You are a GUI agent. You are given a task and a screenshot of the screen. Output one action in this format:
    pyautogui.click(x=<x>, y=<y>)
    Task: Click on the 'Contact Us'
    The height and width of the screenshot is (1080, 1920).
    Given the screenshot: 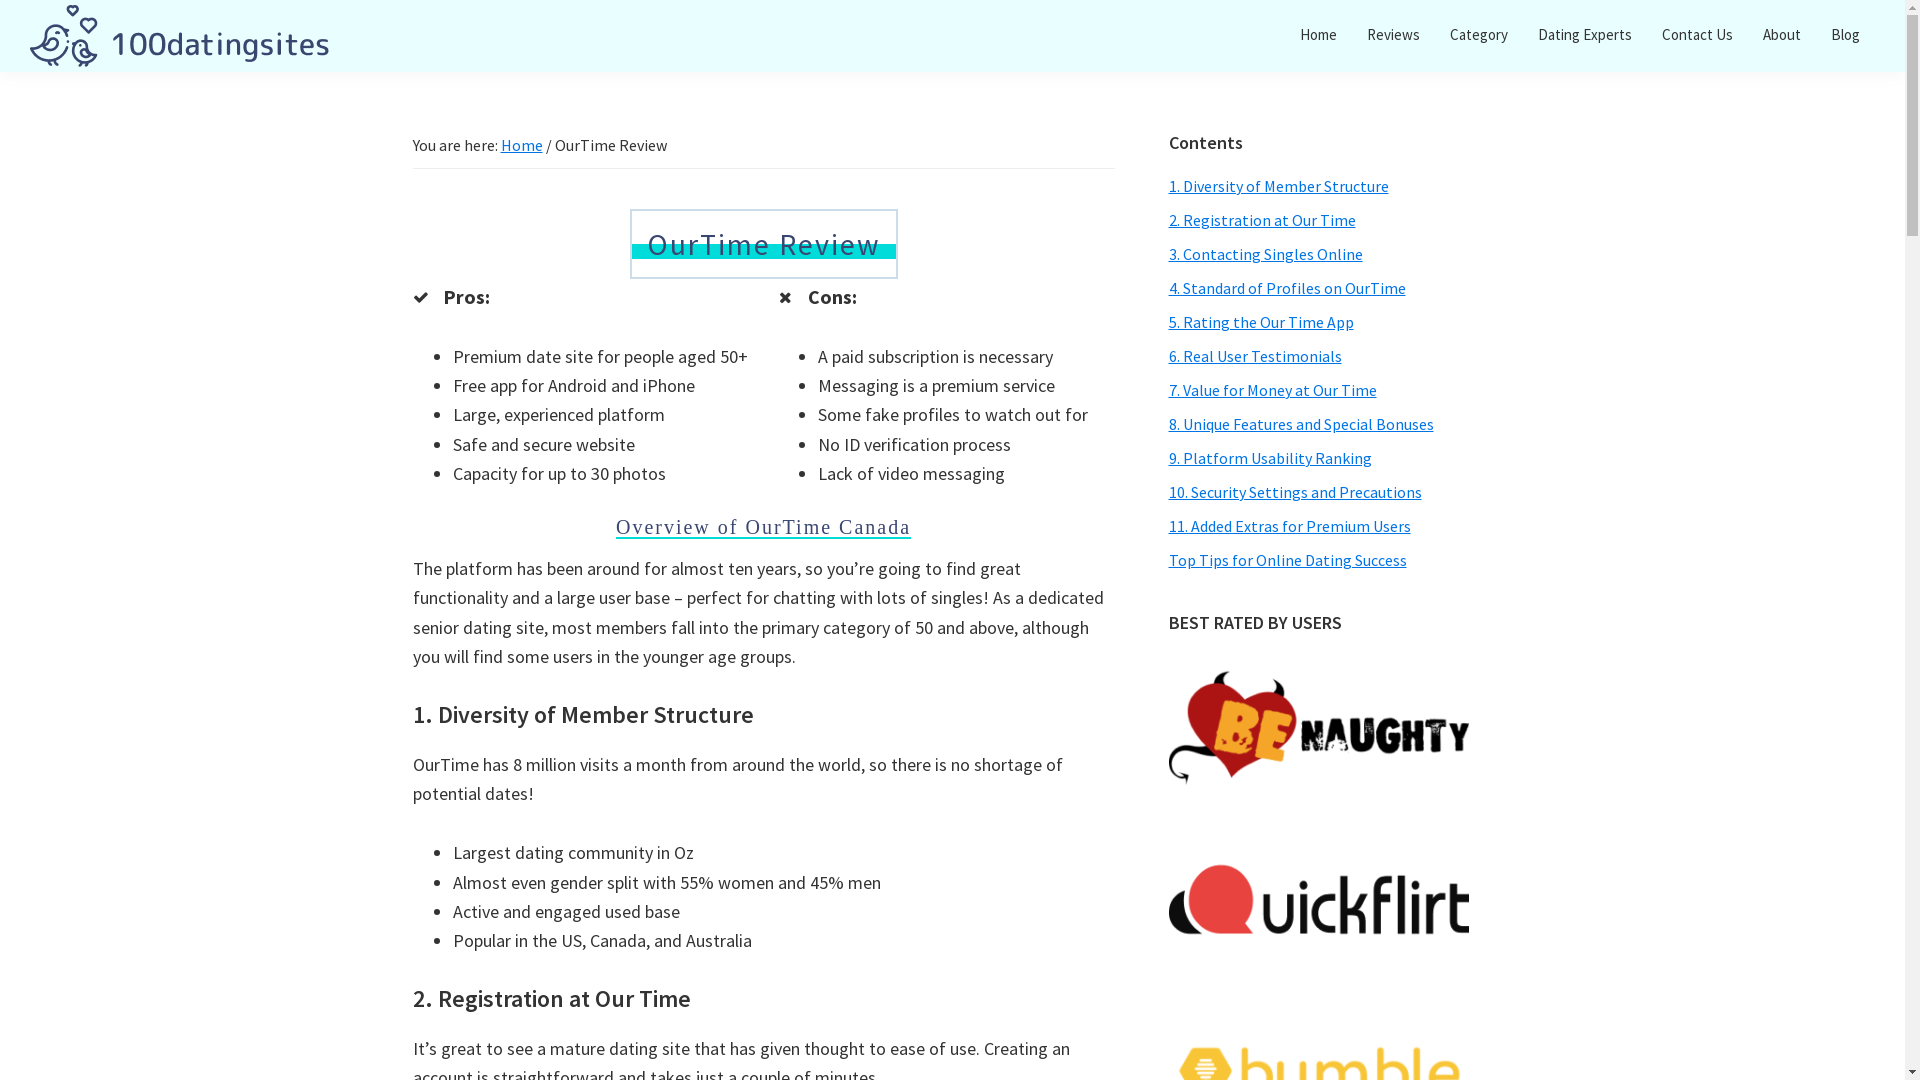 What is the action you would take?
    pyautogui.click(x=1696, y=34)
    